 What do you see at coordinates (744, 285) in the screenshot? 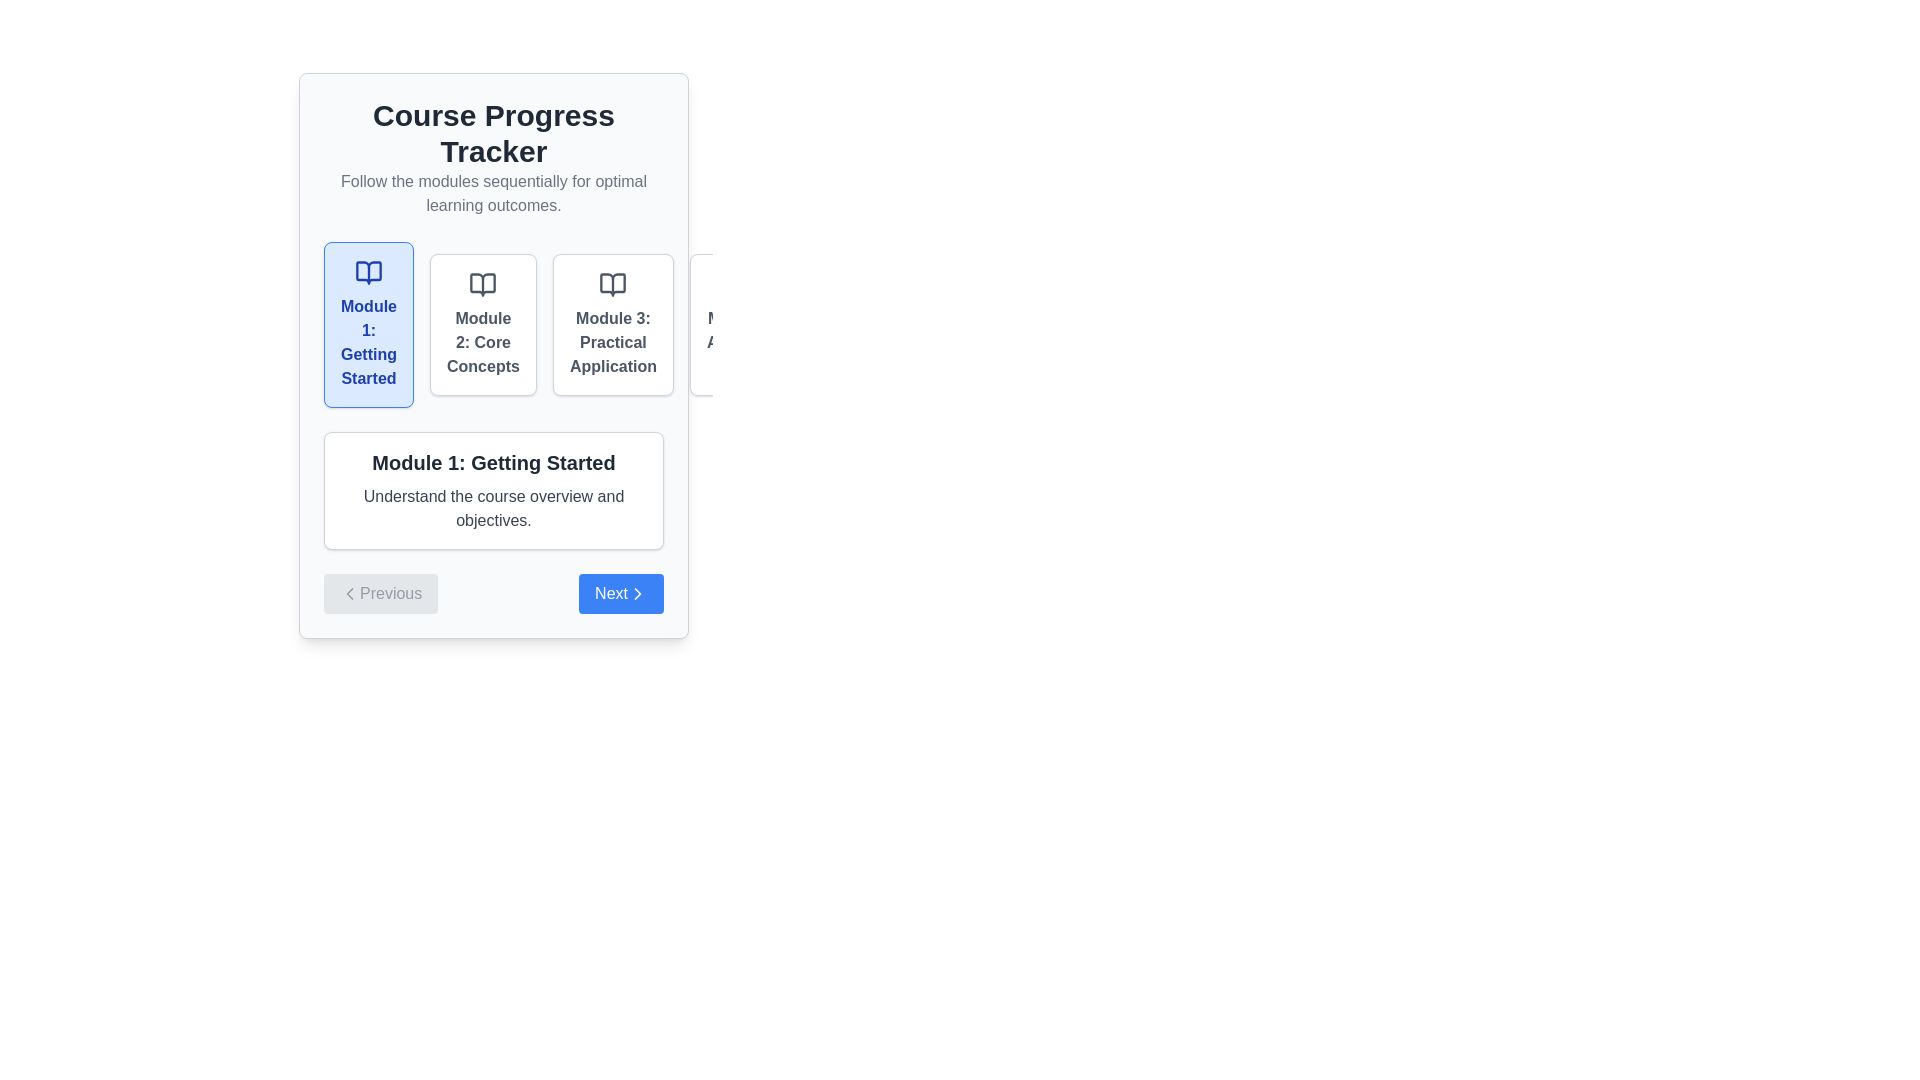
I see `the leaf of the open book icon located to the right side of the progress tracker module, which represents documents or manuals related to reading or knowledge` at bounding box center [744, 285].